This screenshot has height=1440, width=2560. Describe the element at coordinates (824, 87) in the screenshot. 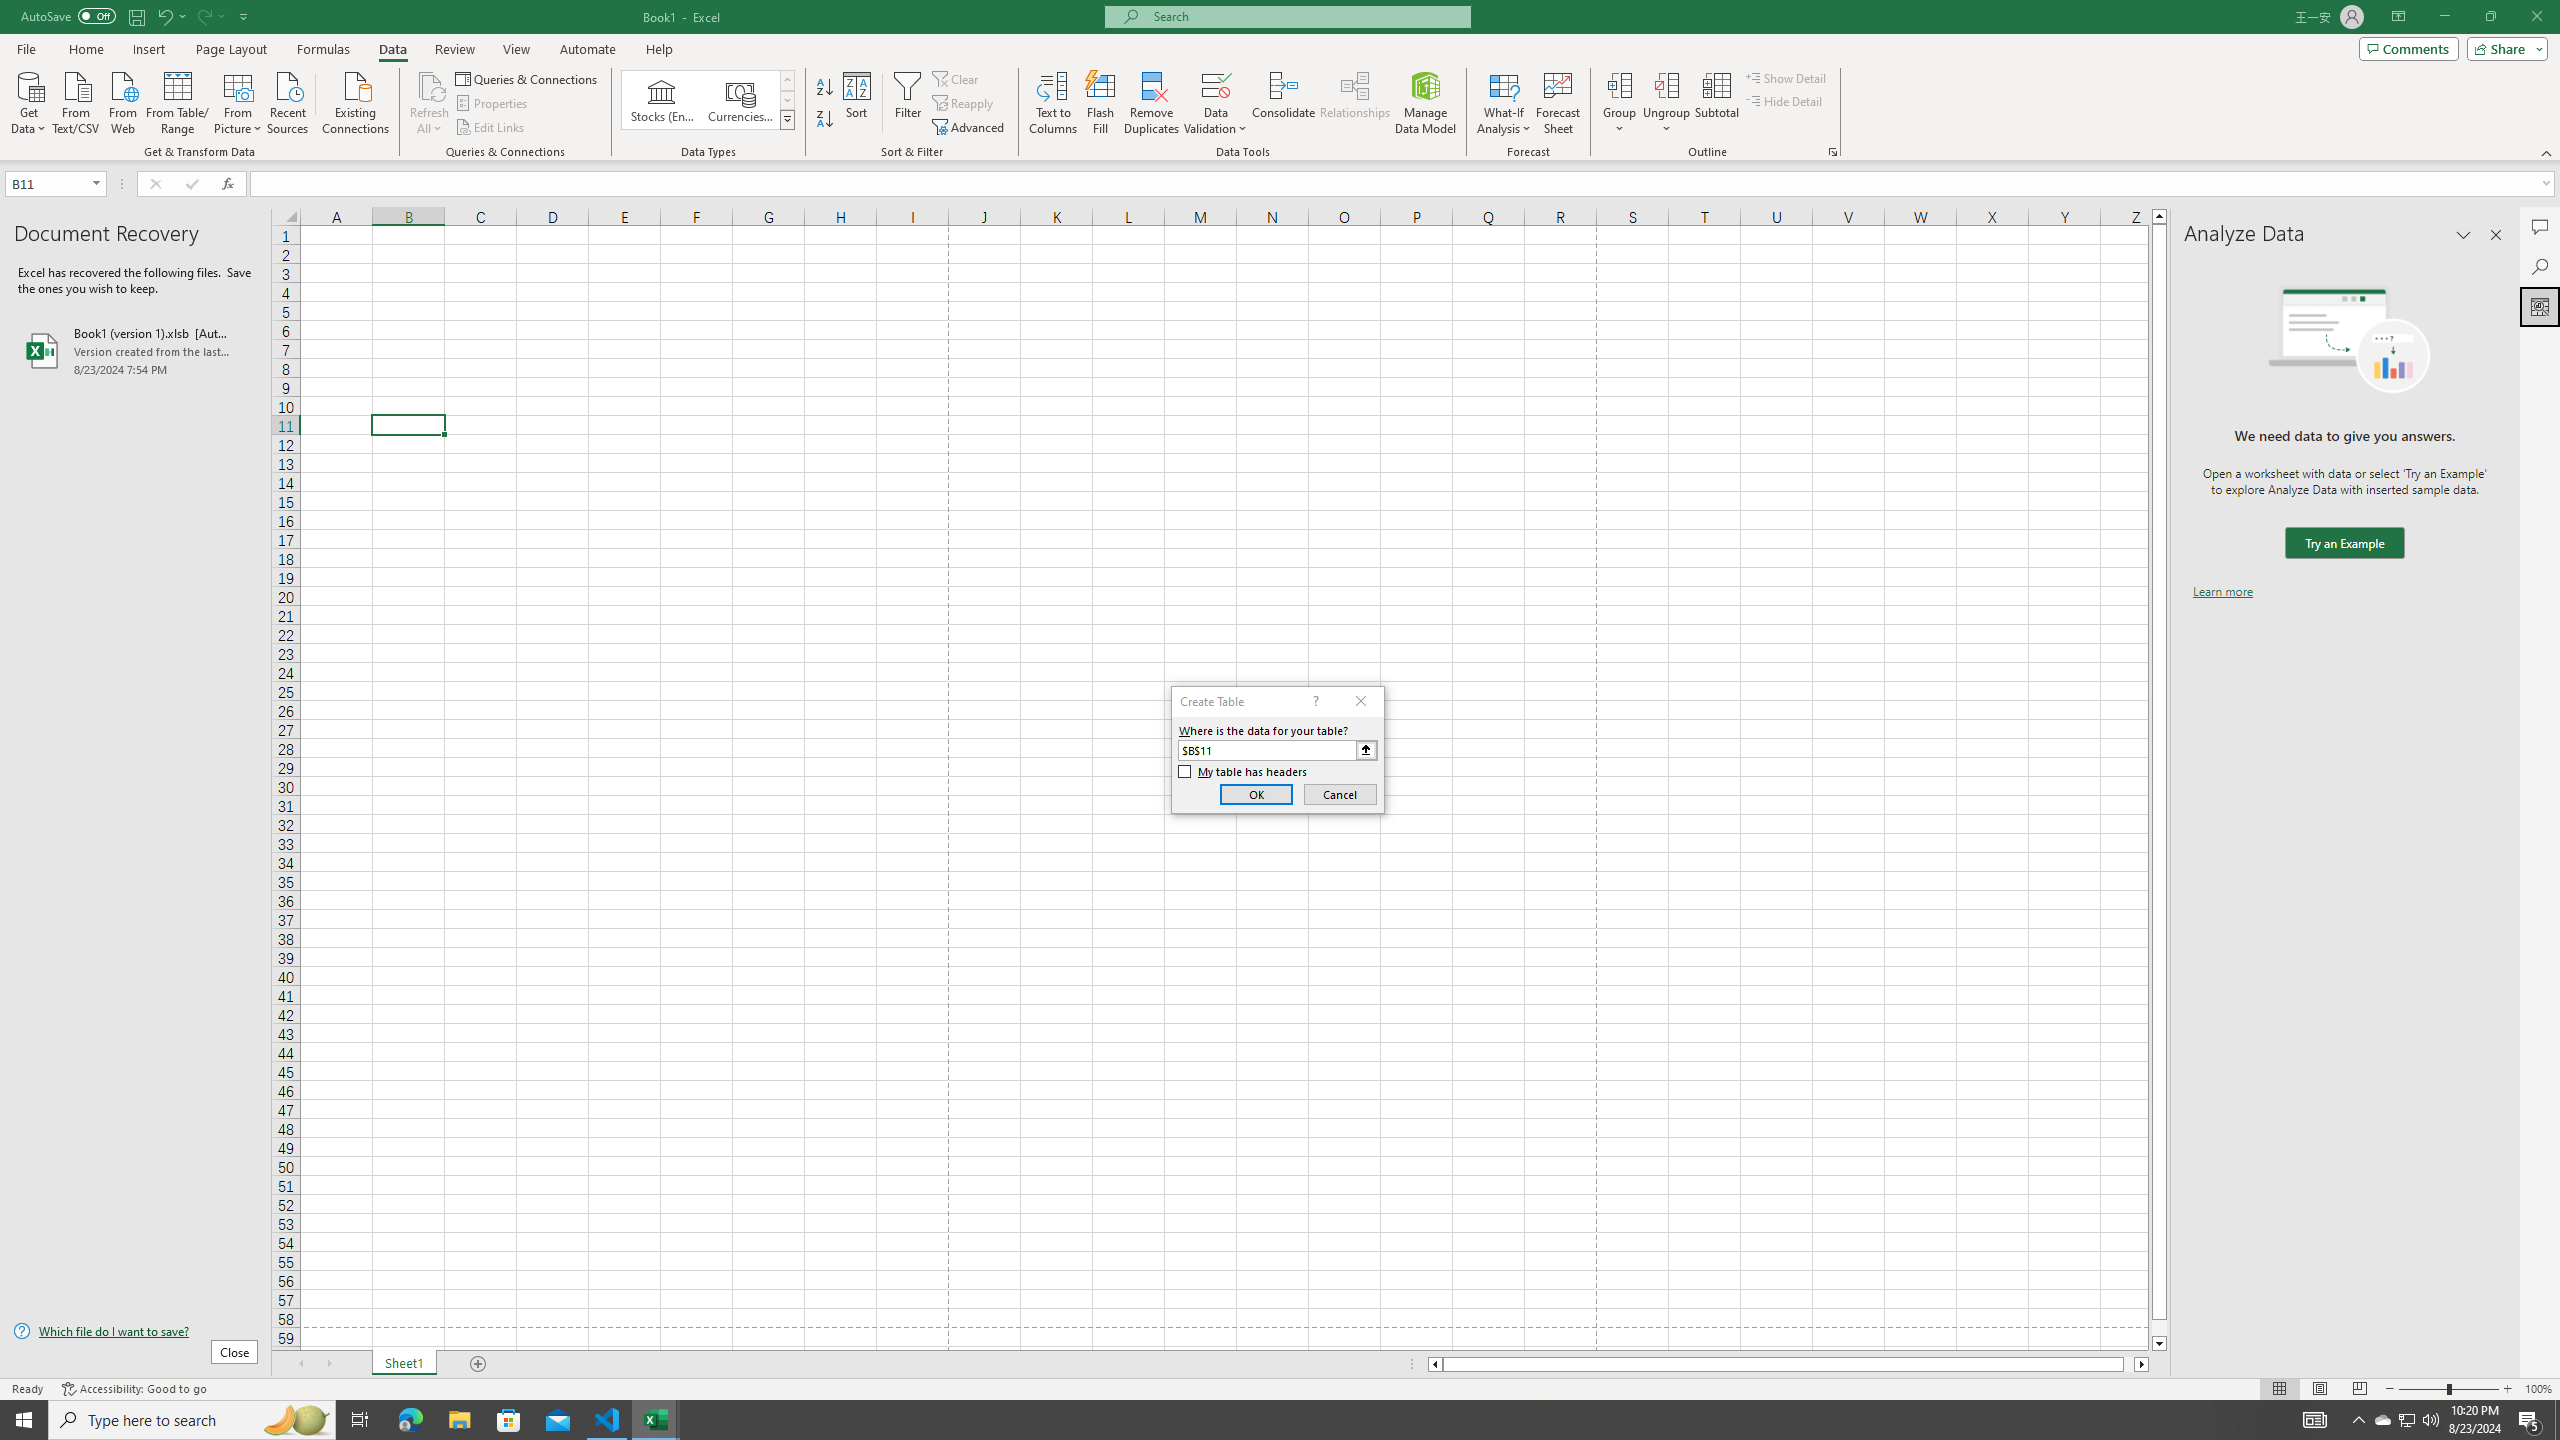

I see `'Sort A to Z'` at that location.